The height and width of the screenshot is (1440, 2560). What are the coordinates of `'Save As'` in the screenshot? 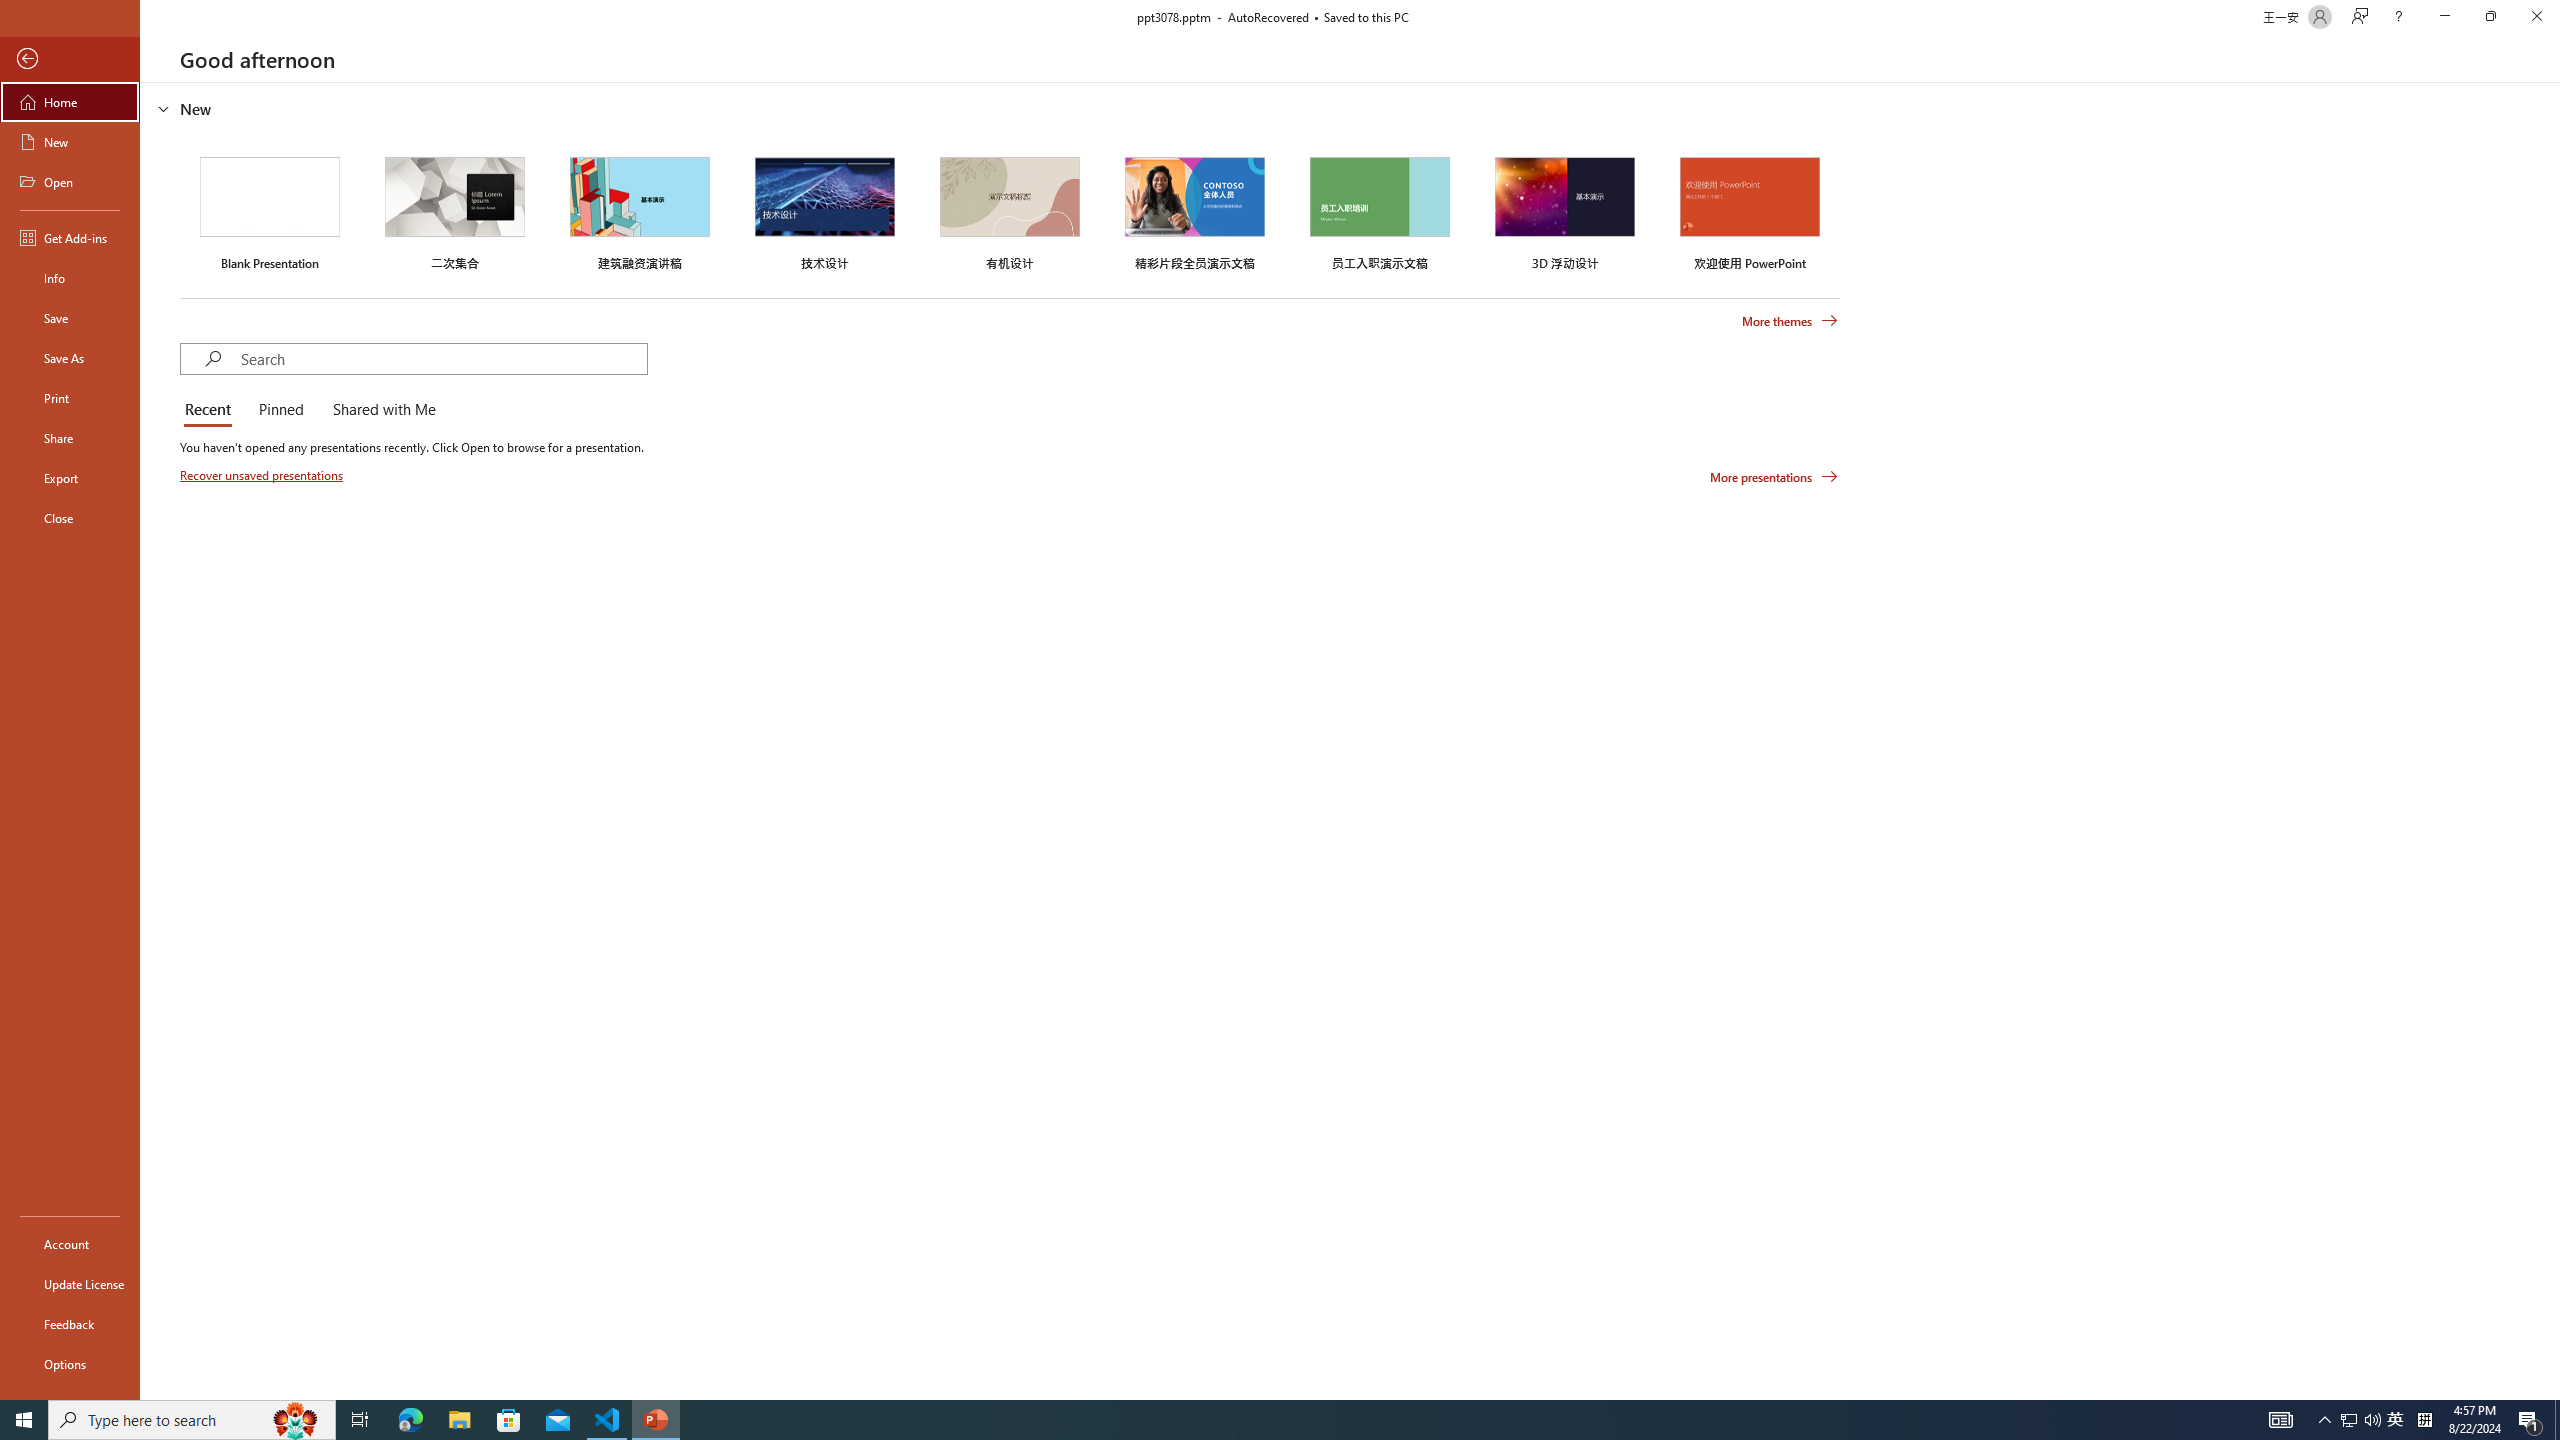 It's located at (69, 356).